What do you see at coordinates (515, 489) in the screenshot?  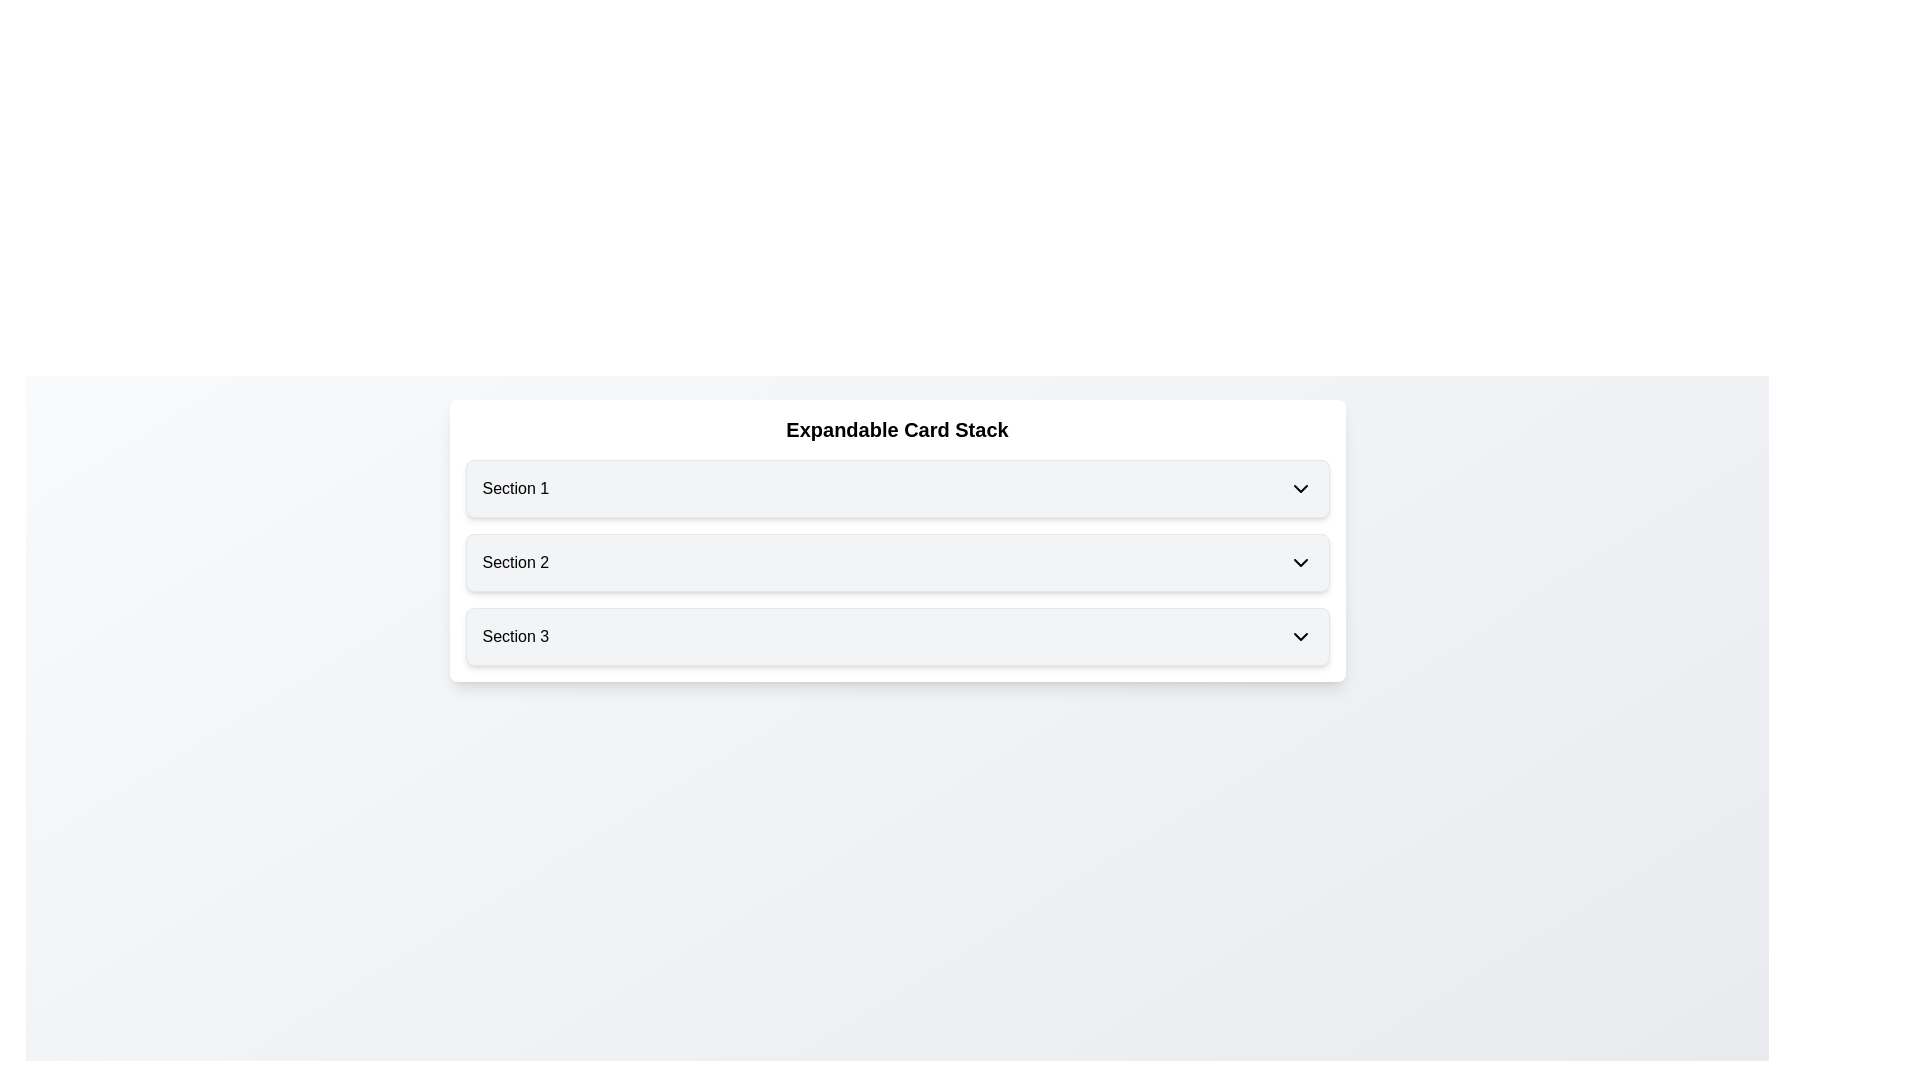 I see `text label located at the top of the vertical stack of expandable sections, which provides context for the associated section` at bounding box center [515, 489].